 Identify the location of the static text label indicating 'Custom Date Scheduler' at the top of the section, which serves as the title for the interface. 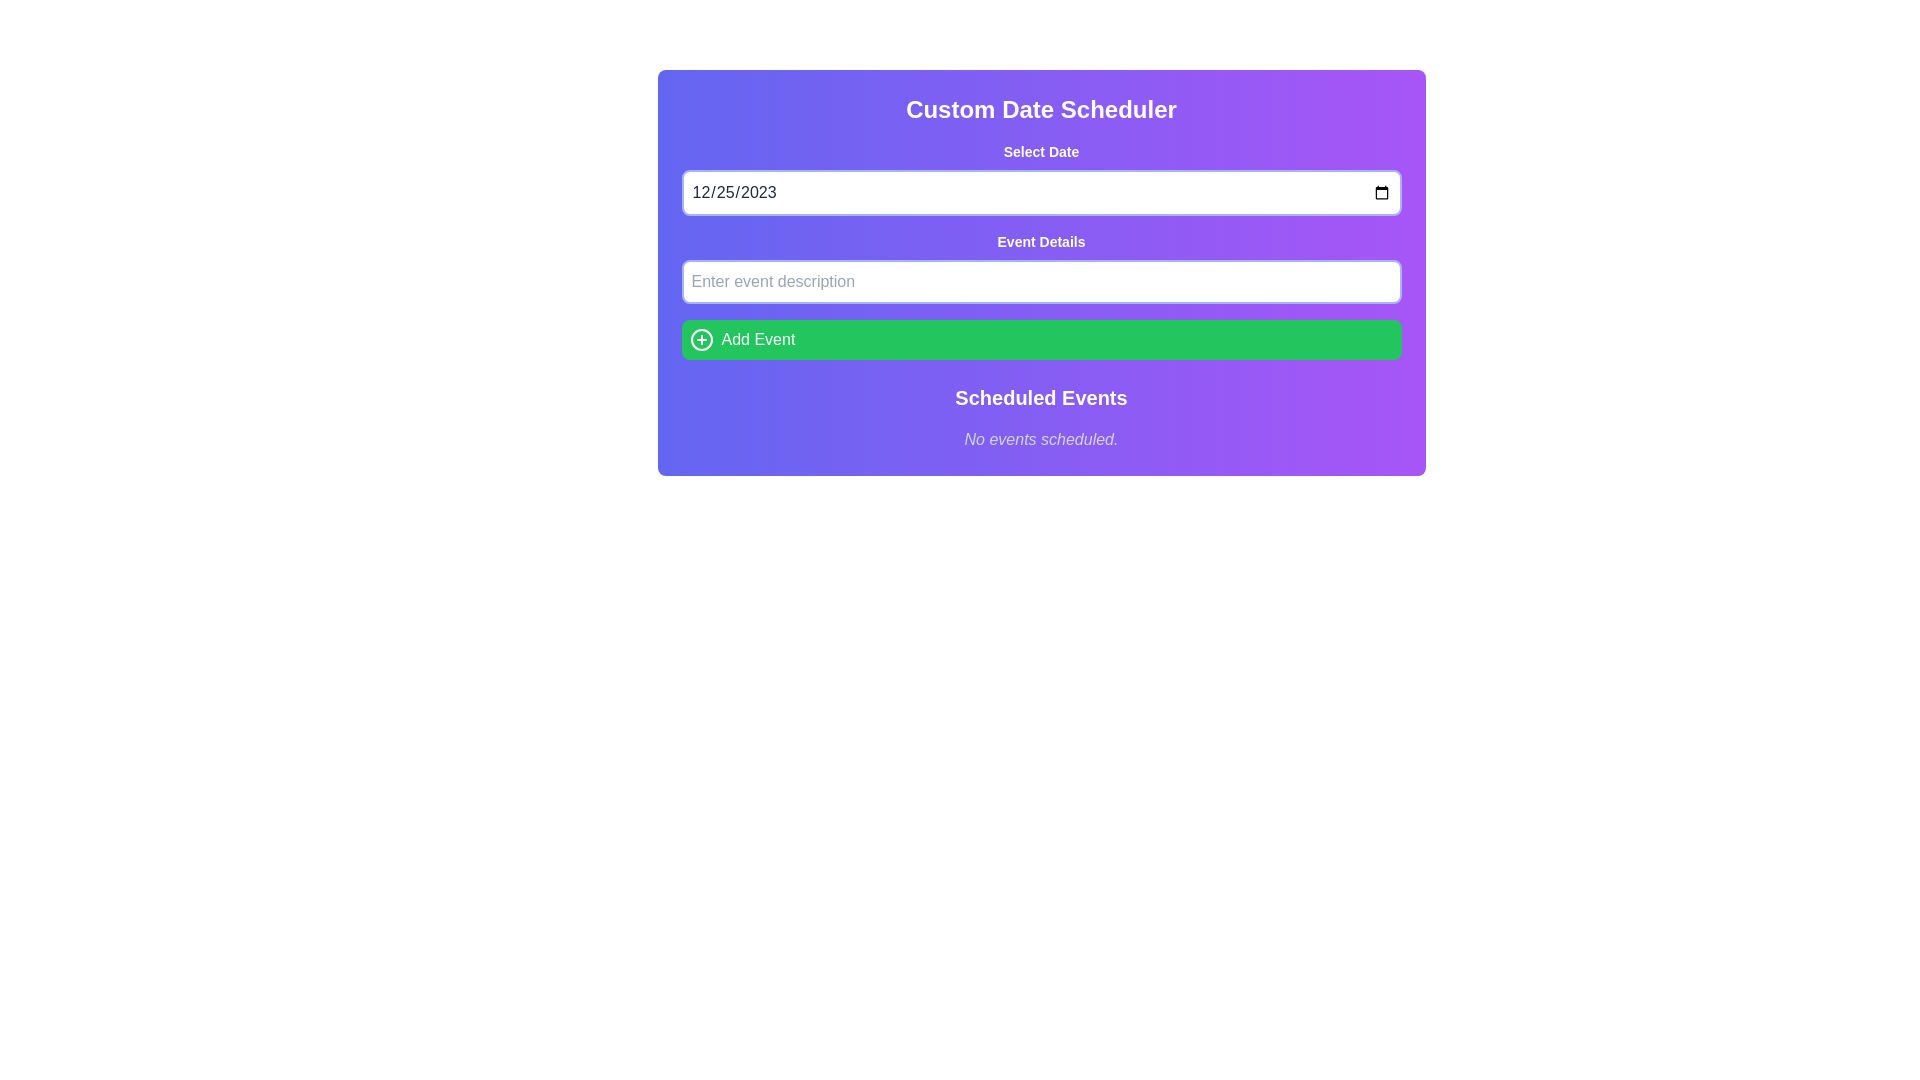
(1040, 110).